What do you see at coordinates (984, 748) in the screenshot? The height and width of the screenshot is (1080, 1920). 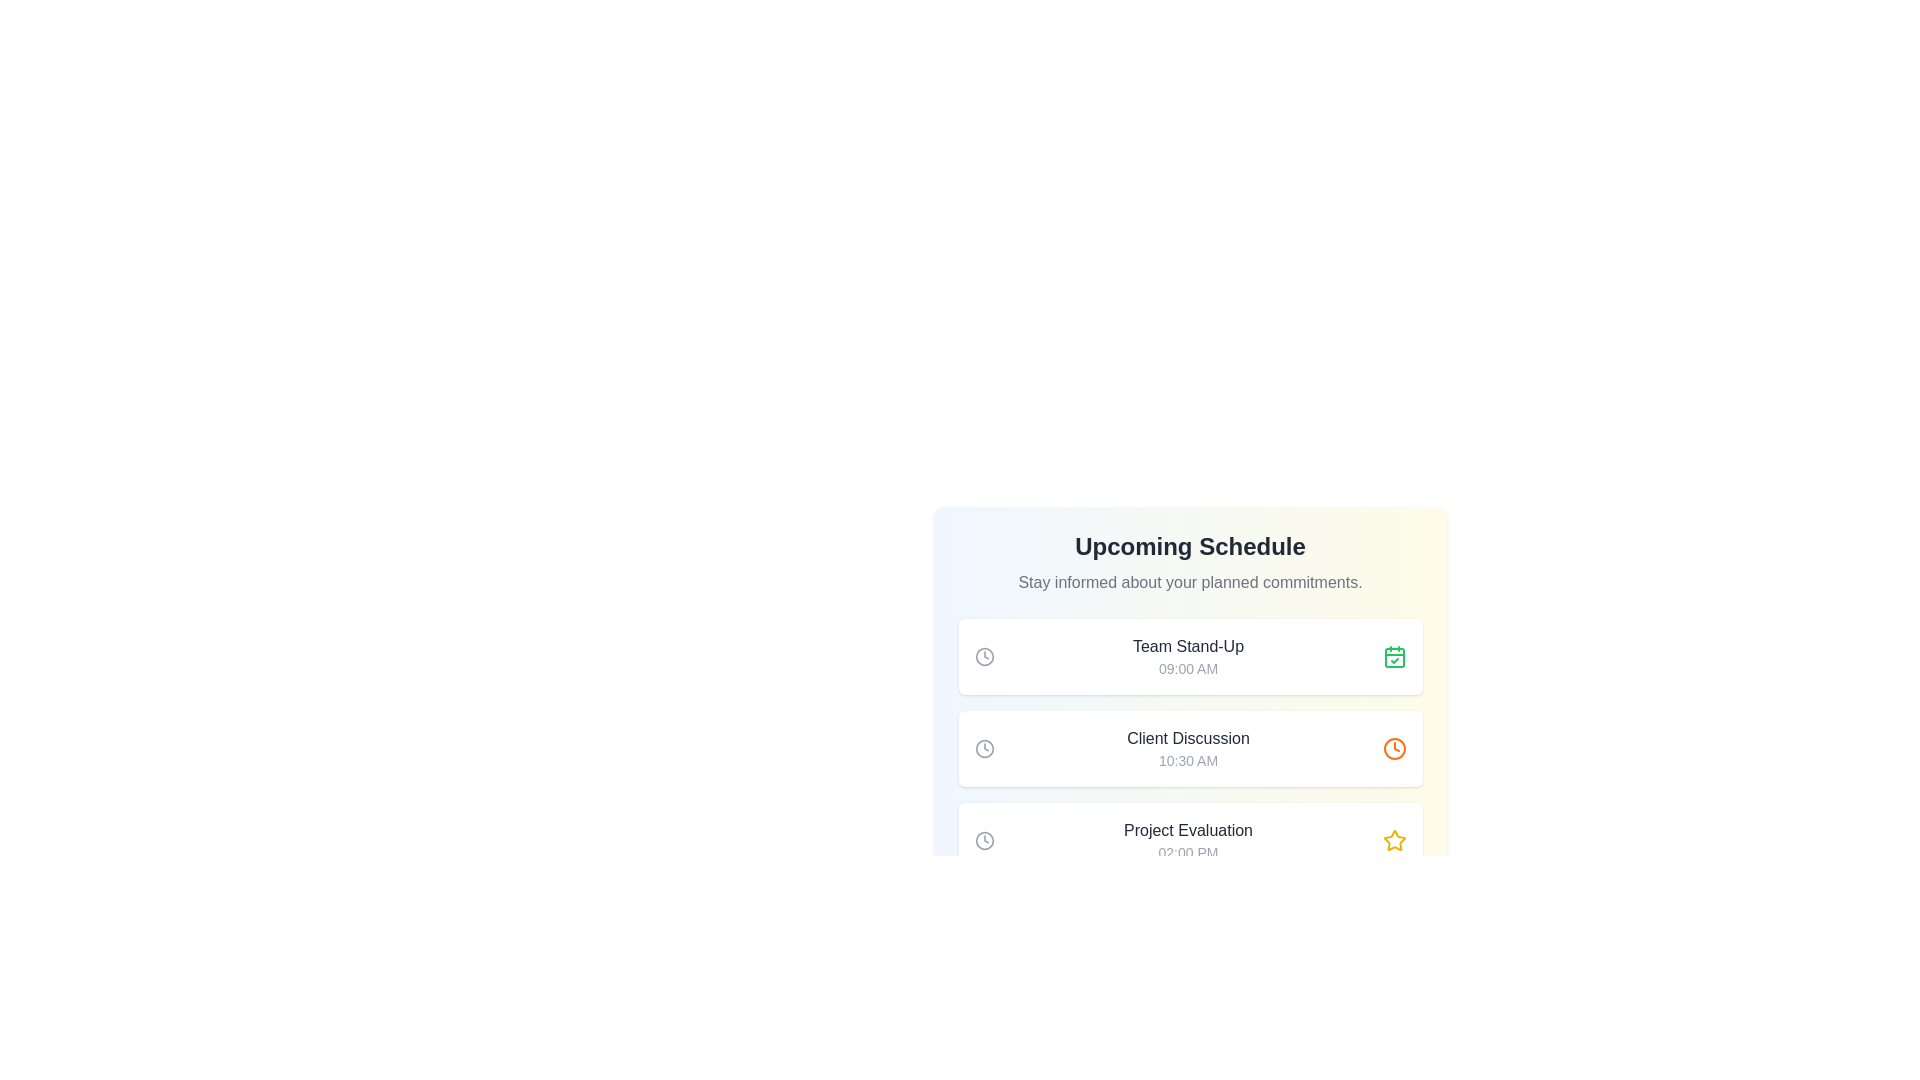 I see `the small, circular clock icon next to the text 'Client Discussion' and '10:30 AM' in the schedule card` at bounding box center [984, 748].